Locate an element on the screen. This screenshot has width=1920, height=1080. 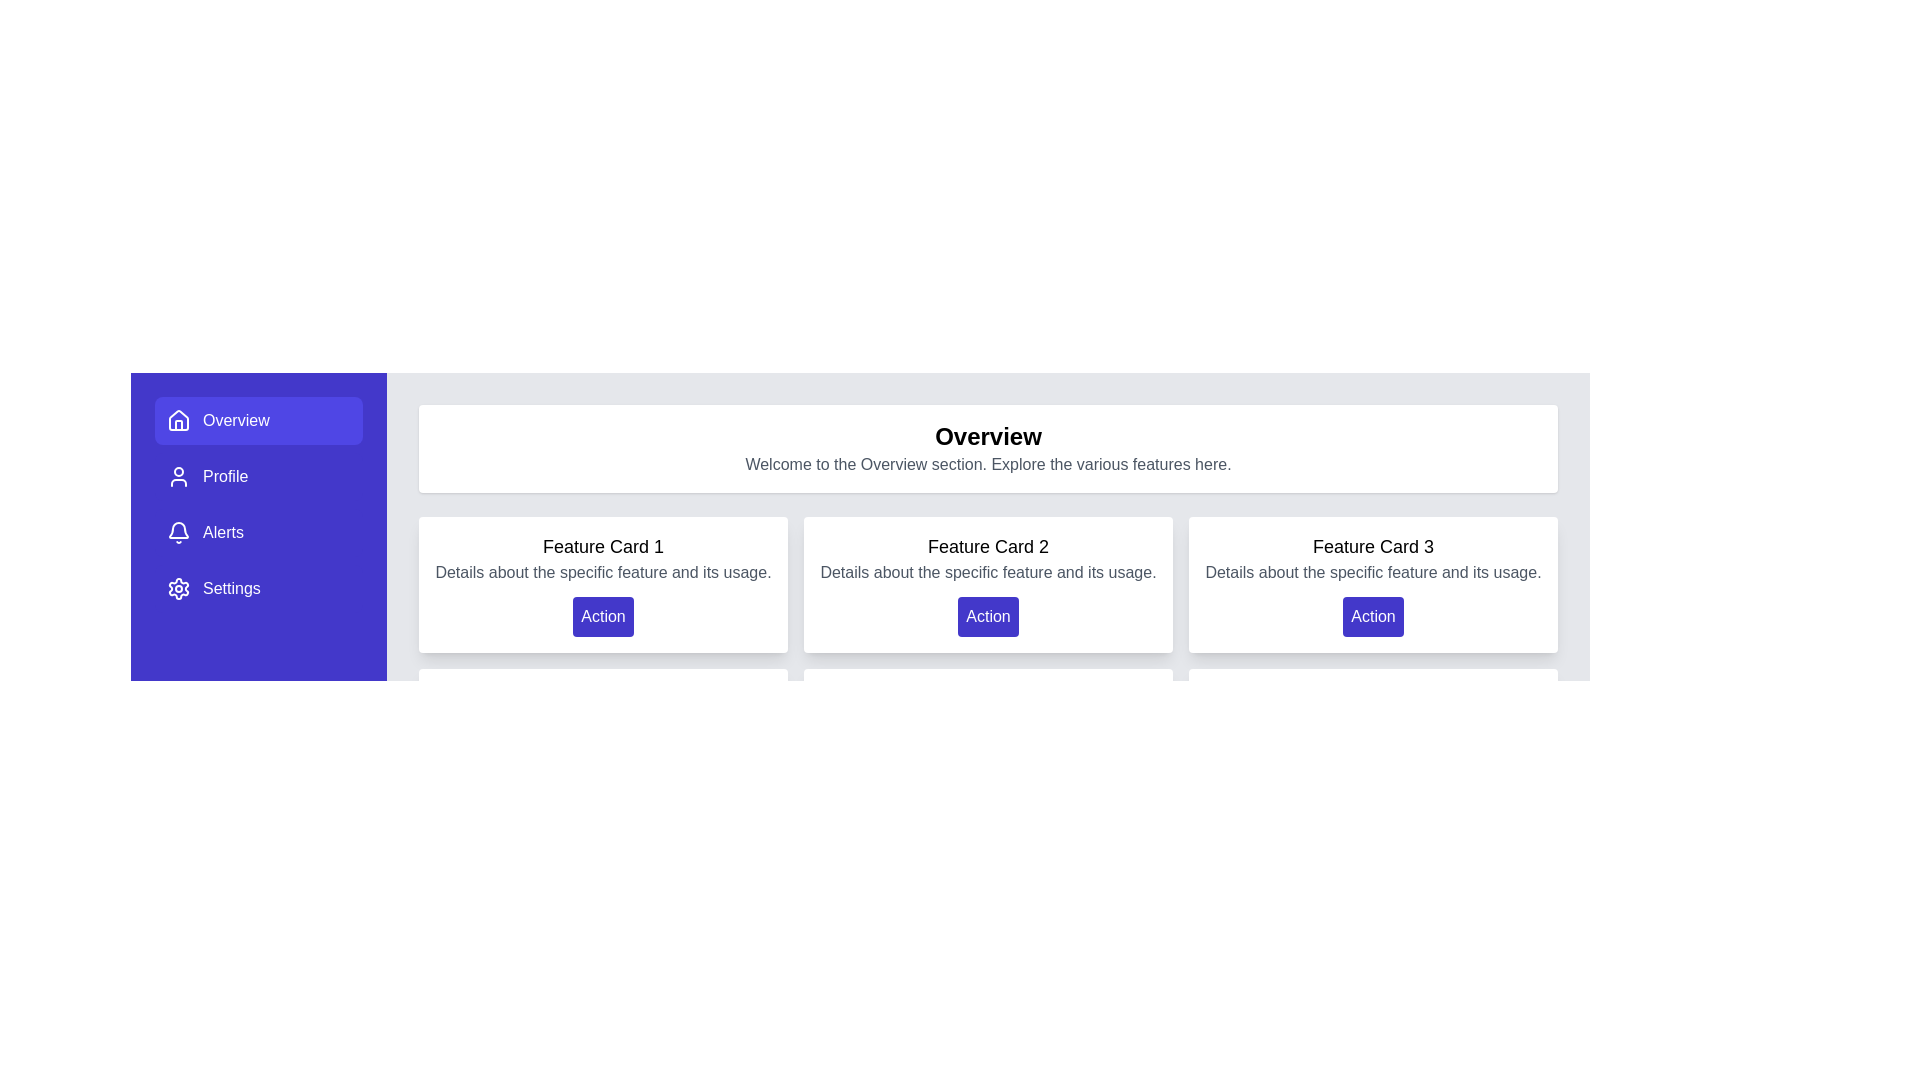
the 'Settings' button located at the bottom of the left sidebar, which is the fourth button in a vertical list is located at coordinates (258, 588).